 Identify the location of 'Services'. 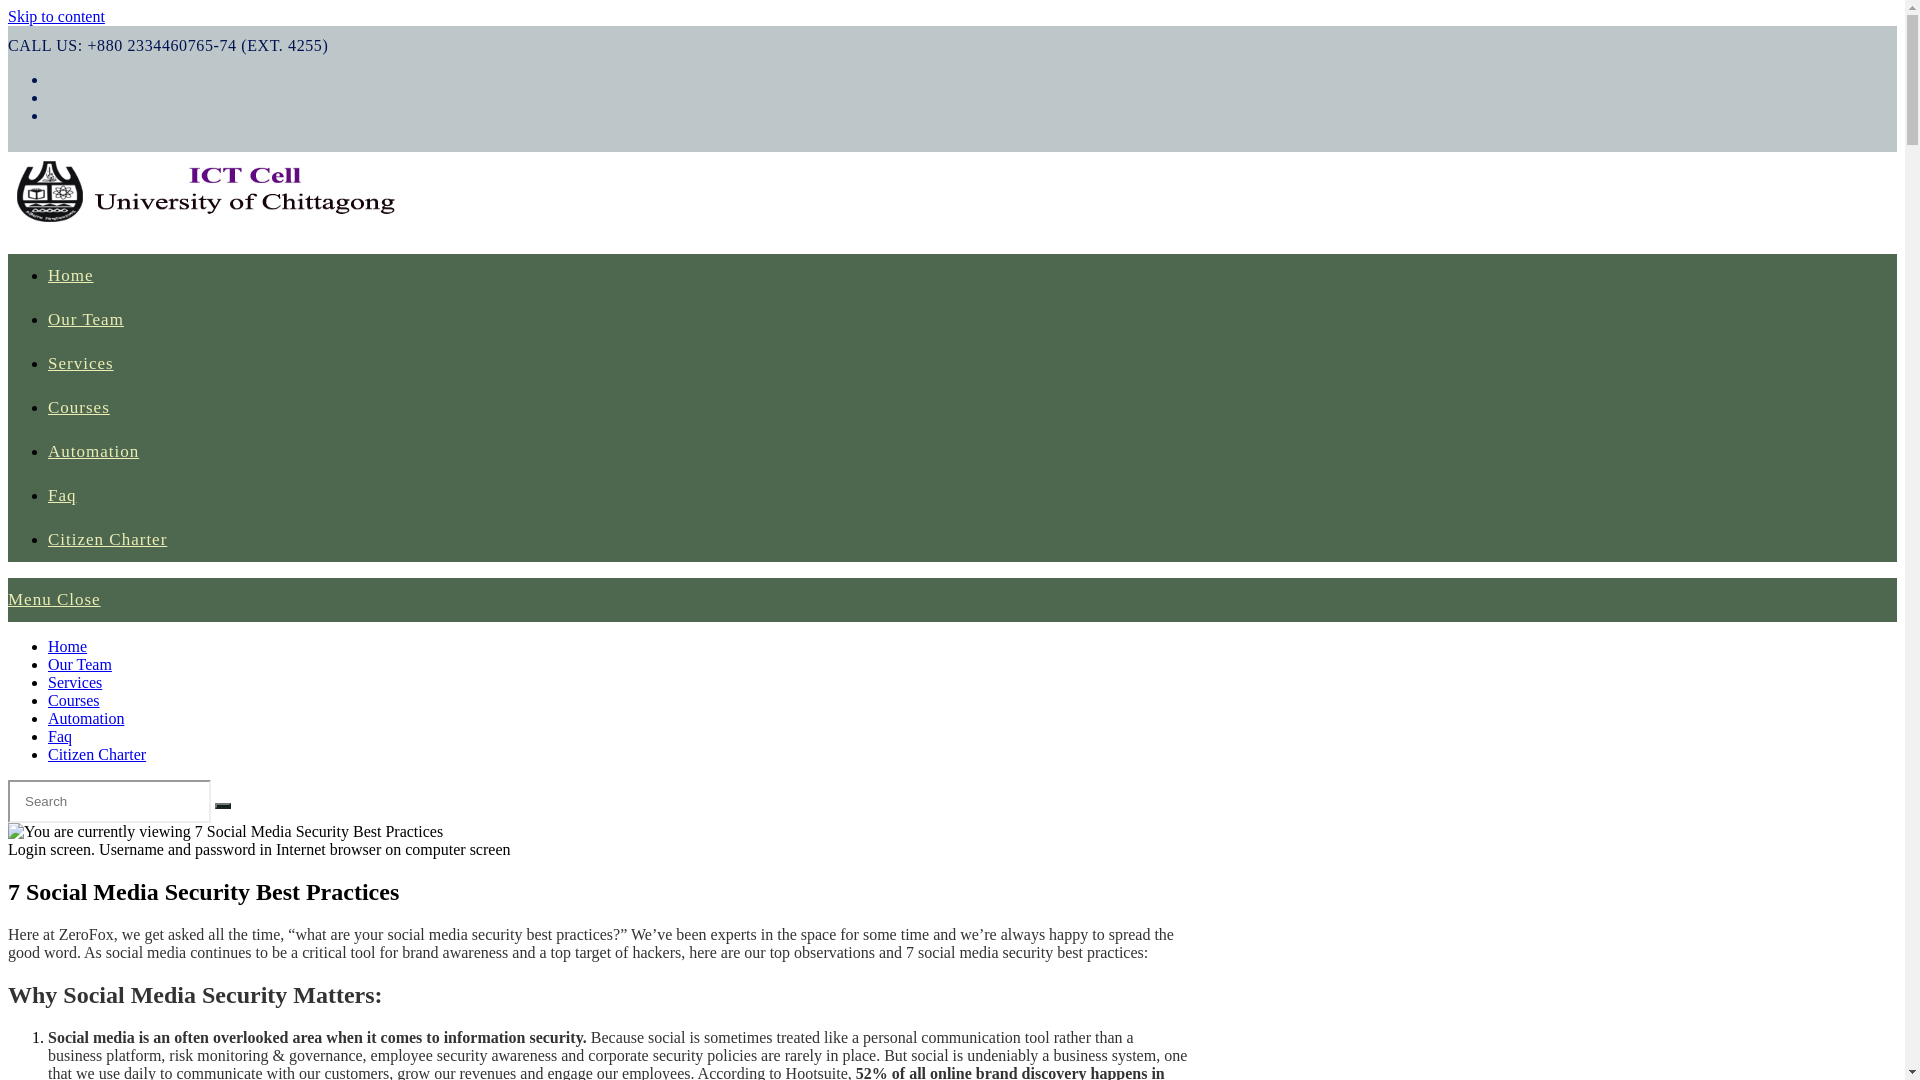
(75, 681).